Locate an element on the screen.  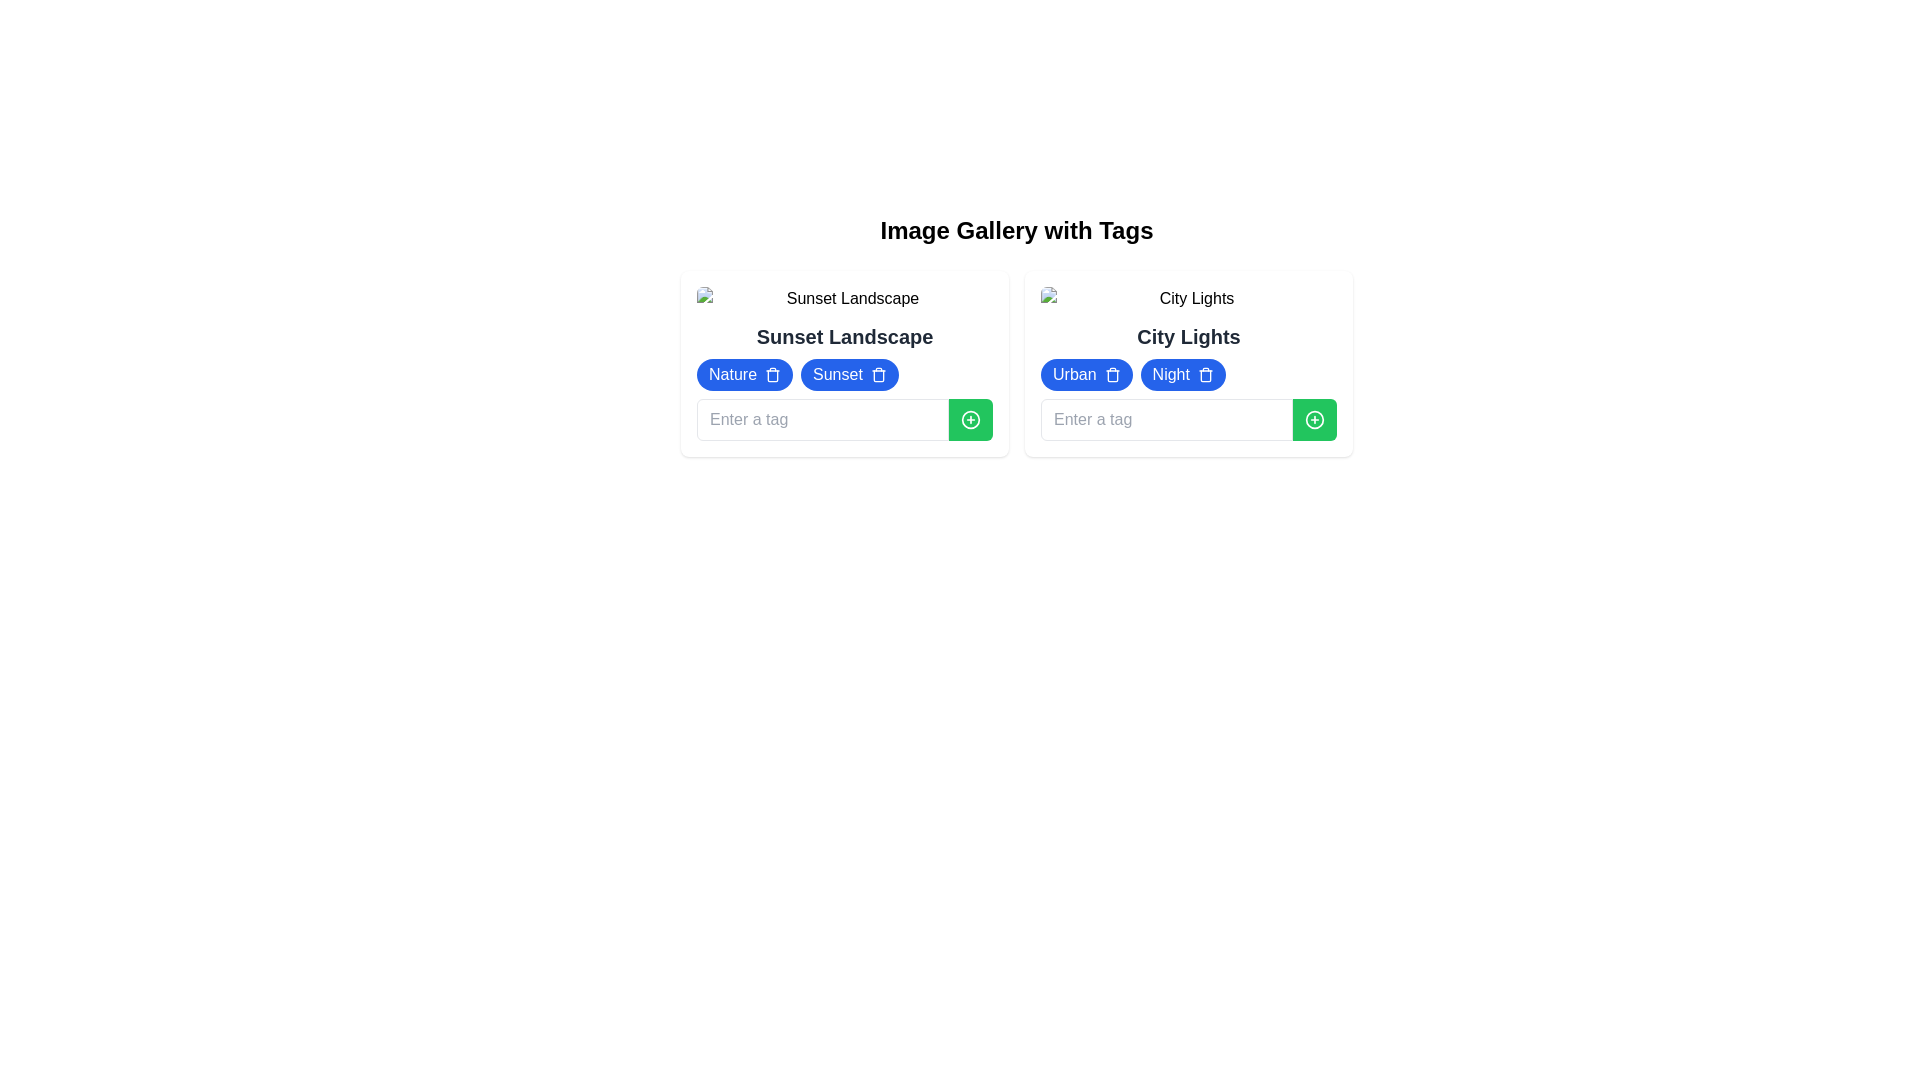
the static text label displaying 'Sunset Landscape', which is styled in a large, bold font and positioned beneath an image is located at coordinates (844, 335).